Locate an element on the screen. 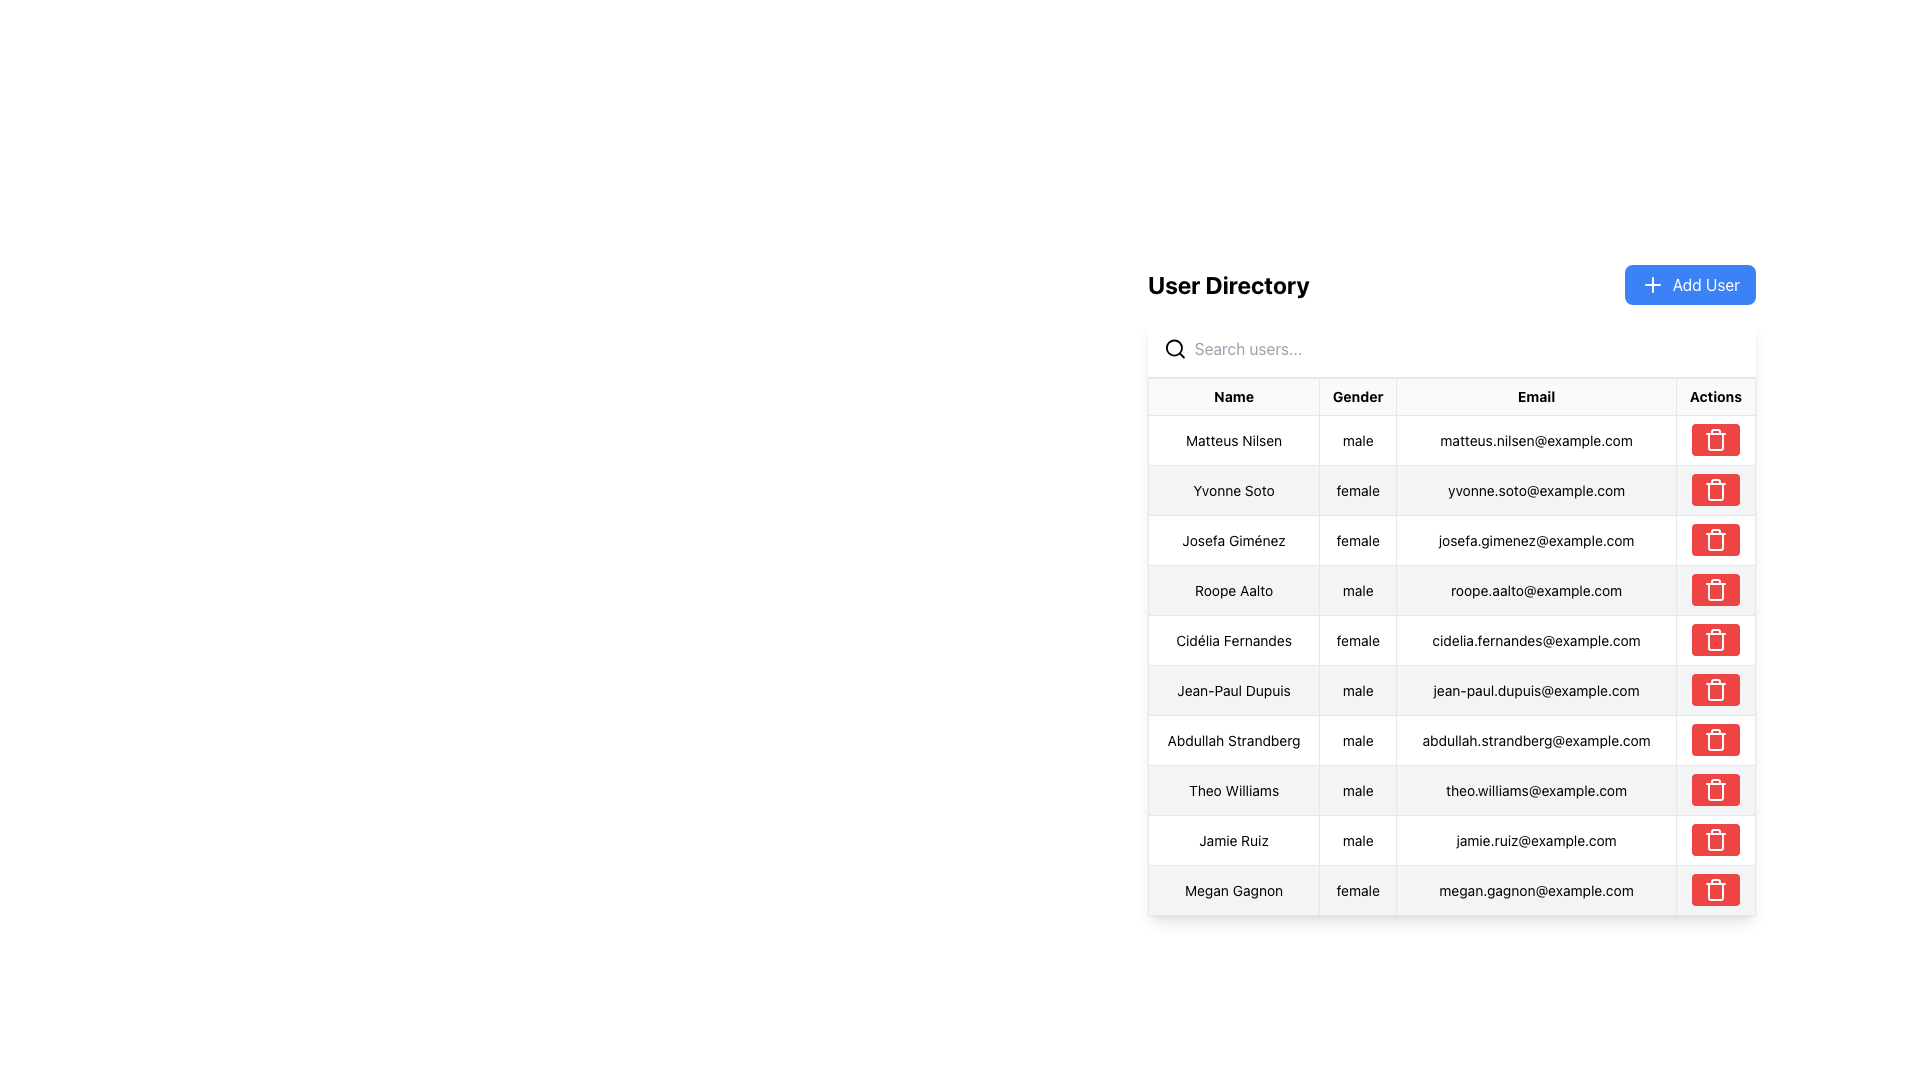  the gender information cell for user 'Yvonne Soto', which is the second cell in the row under the 'Gender' column is located at coordinates (1358, 490).